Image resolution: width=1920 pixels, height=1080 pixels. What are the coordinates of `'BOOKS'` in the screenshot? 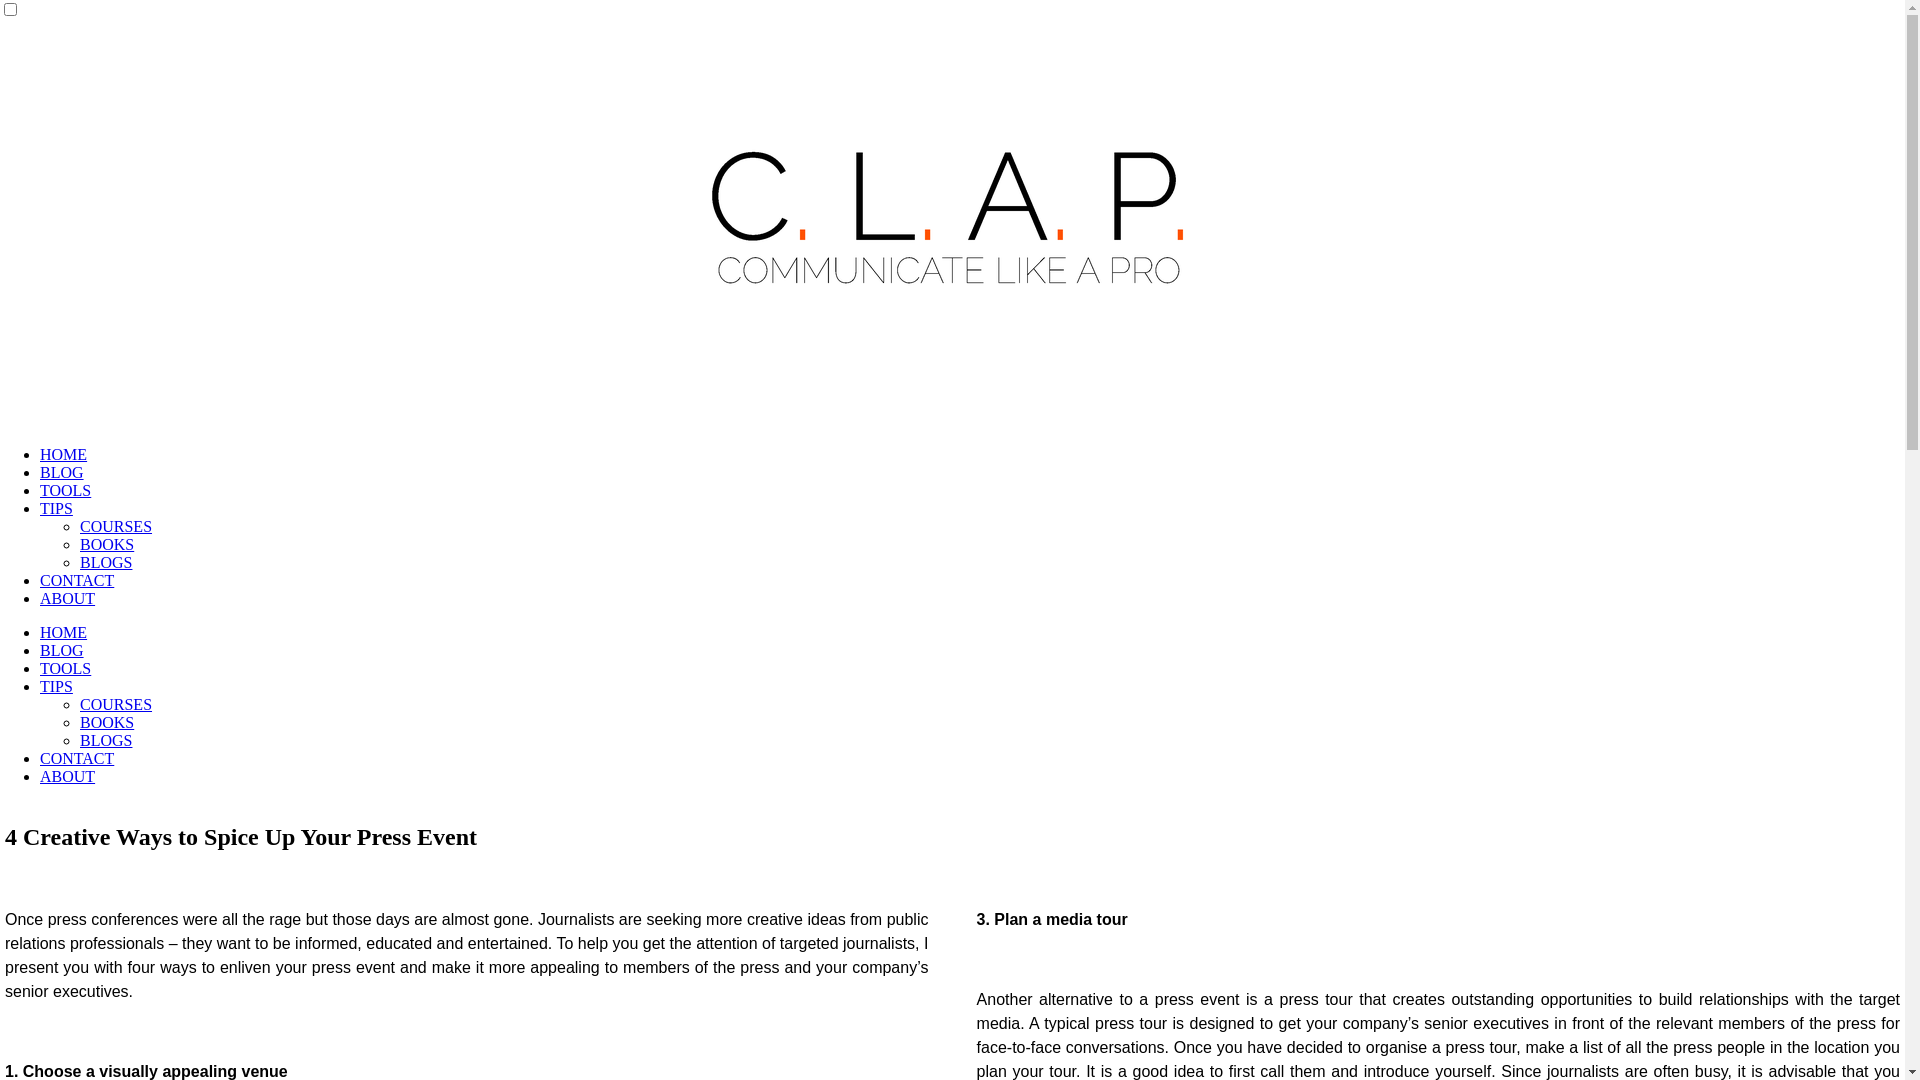 It's located at (105, 722).